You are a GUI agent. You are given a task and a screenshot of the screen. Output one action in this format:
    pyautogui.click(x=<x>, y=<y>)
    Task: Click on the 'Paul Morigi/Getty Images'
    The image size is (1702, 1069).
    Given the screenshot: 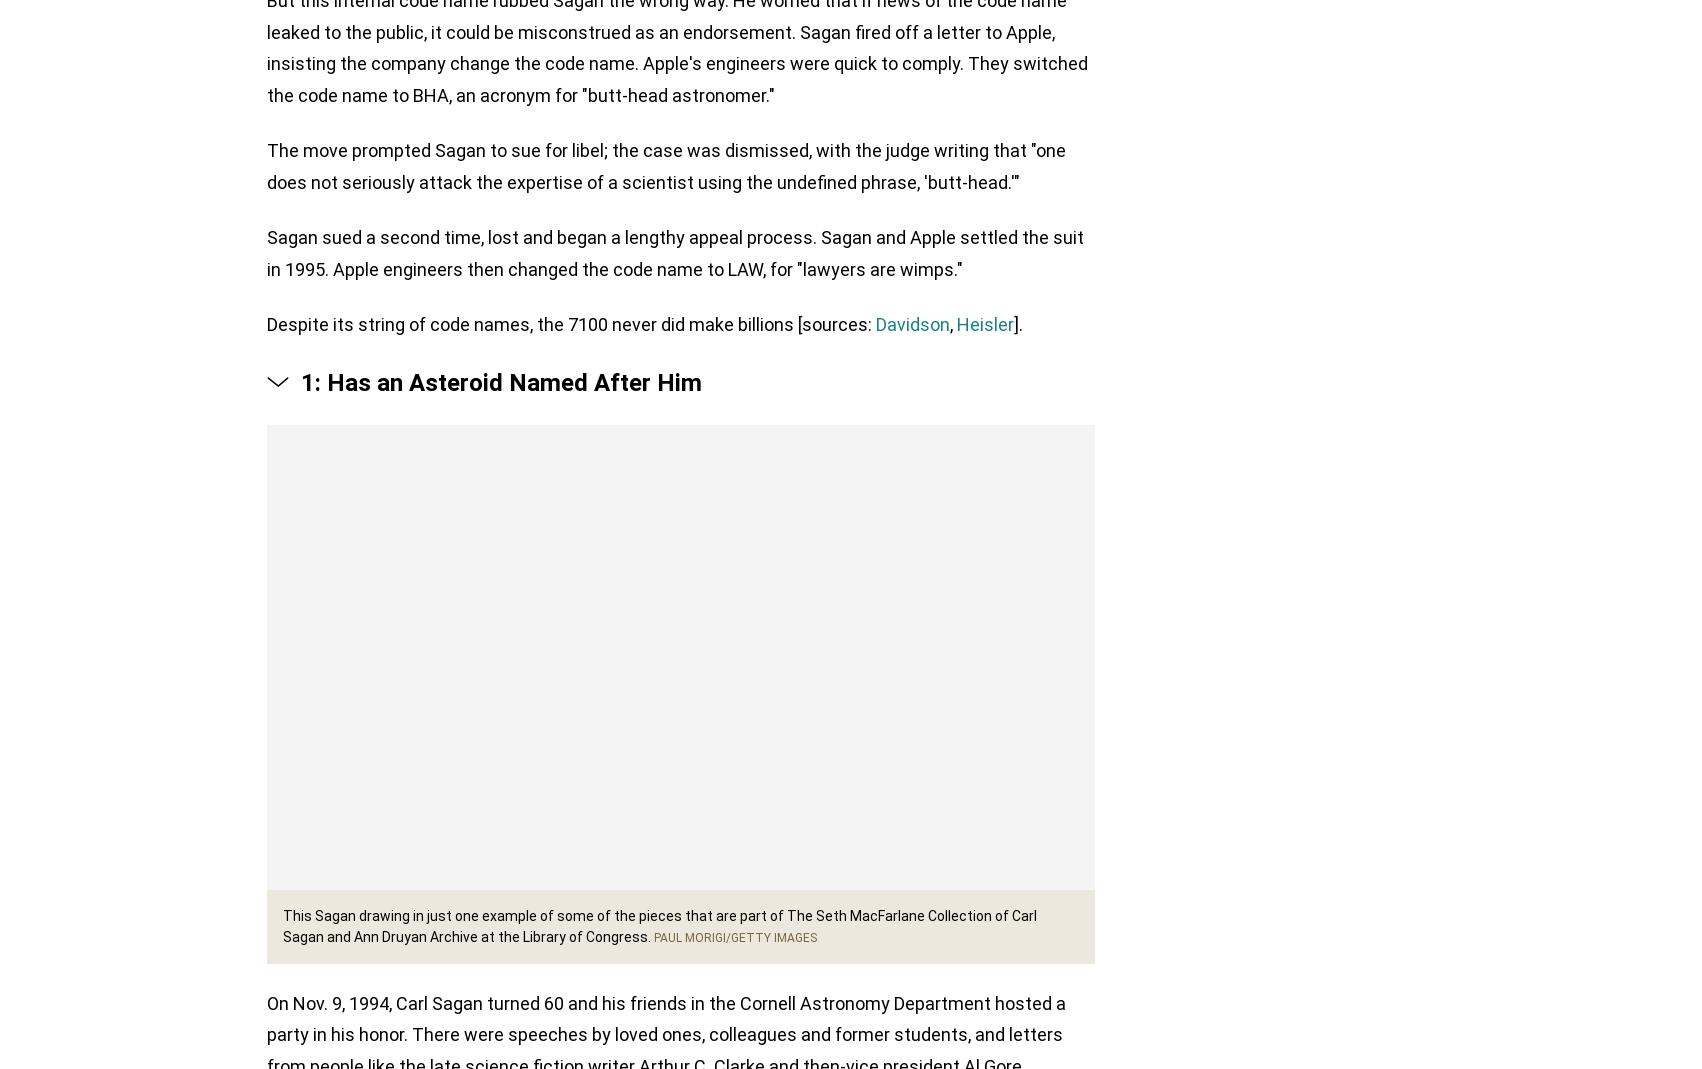 What is the action you would take?
    pyautogui.click(x=734, y=940)
    